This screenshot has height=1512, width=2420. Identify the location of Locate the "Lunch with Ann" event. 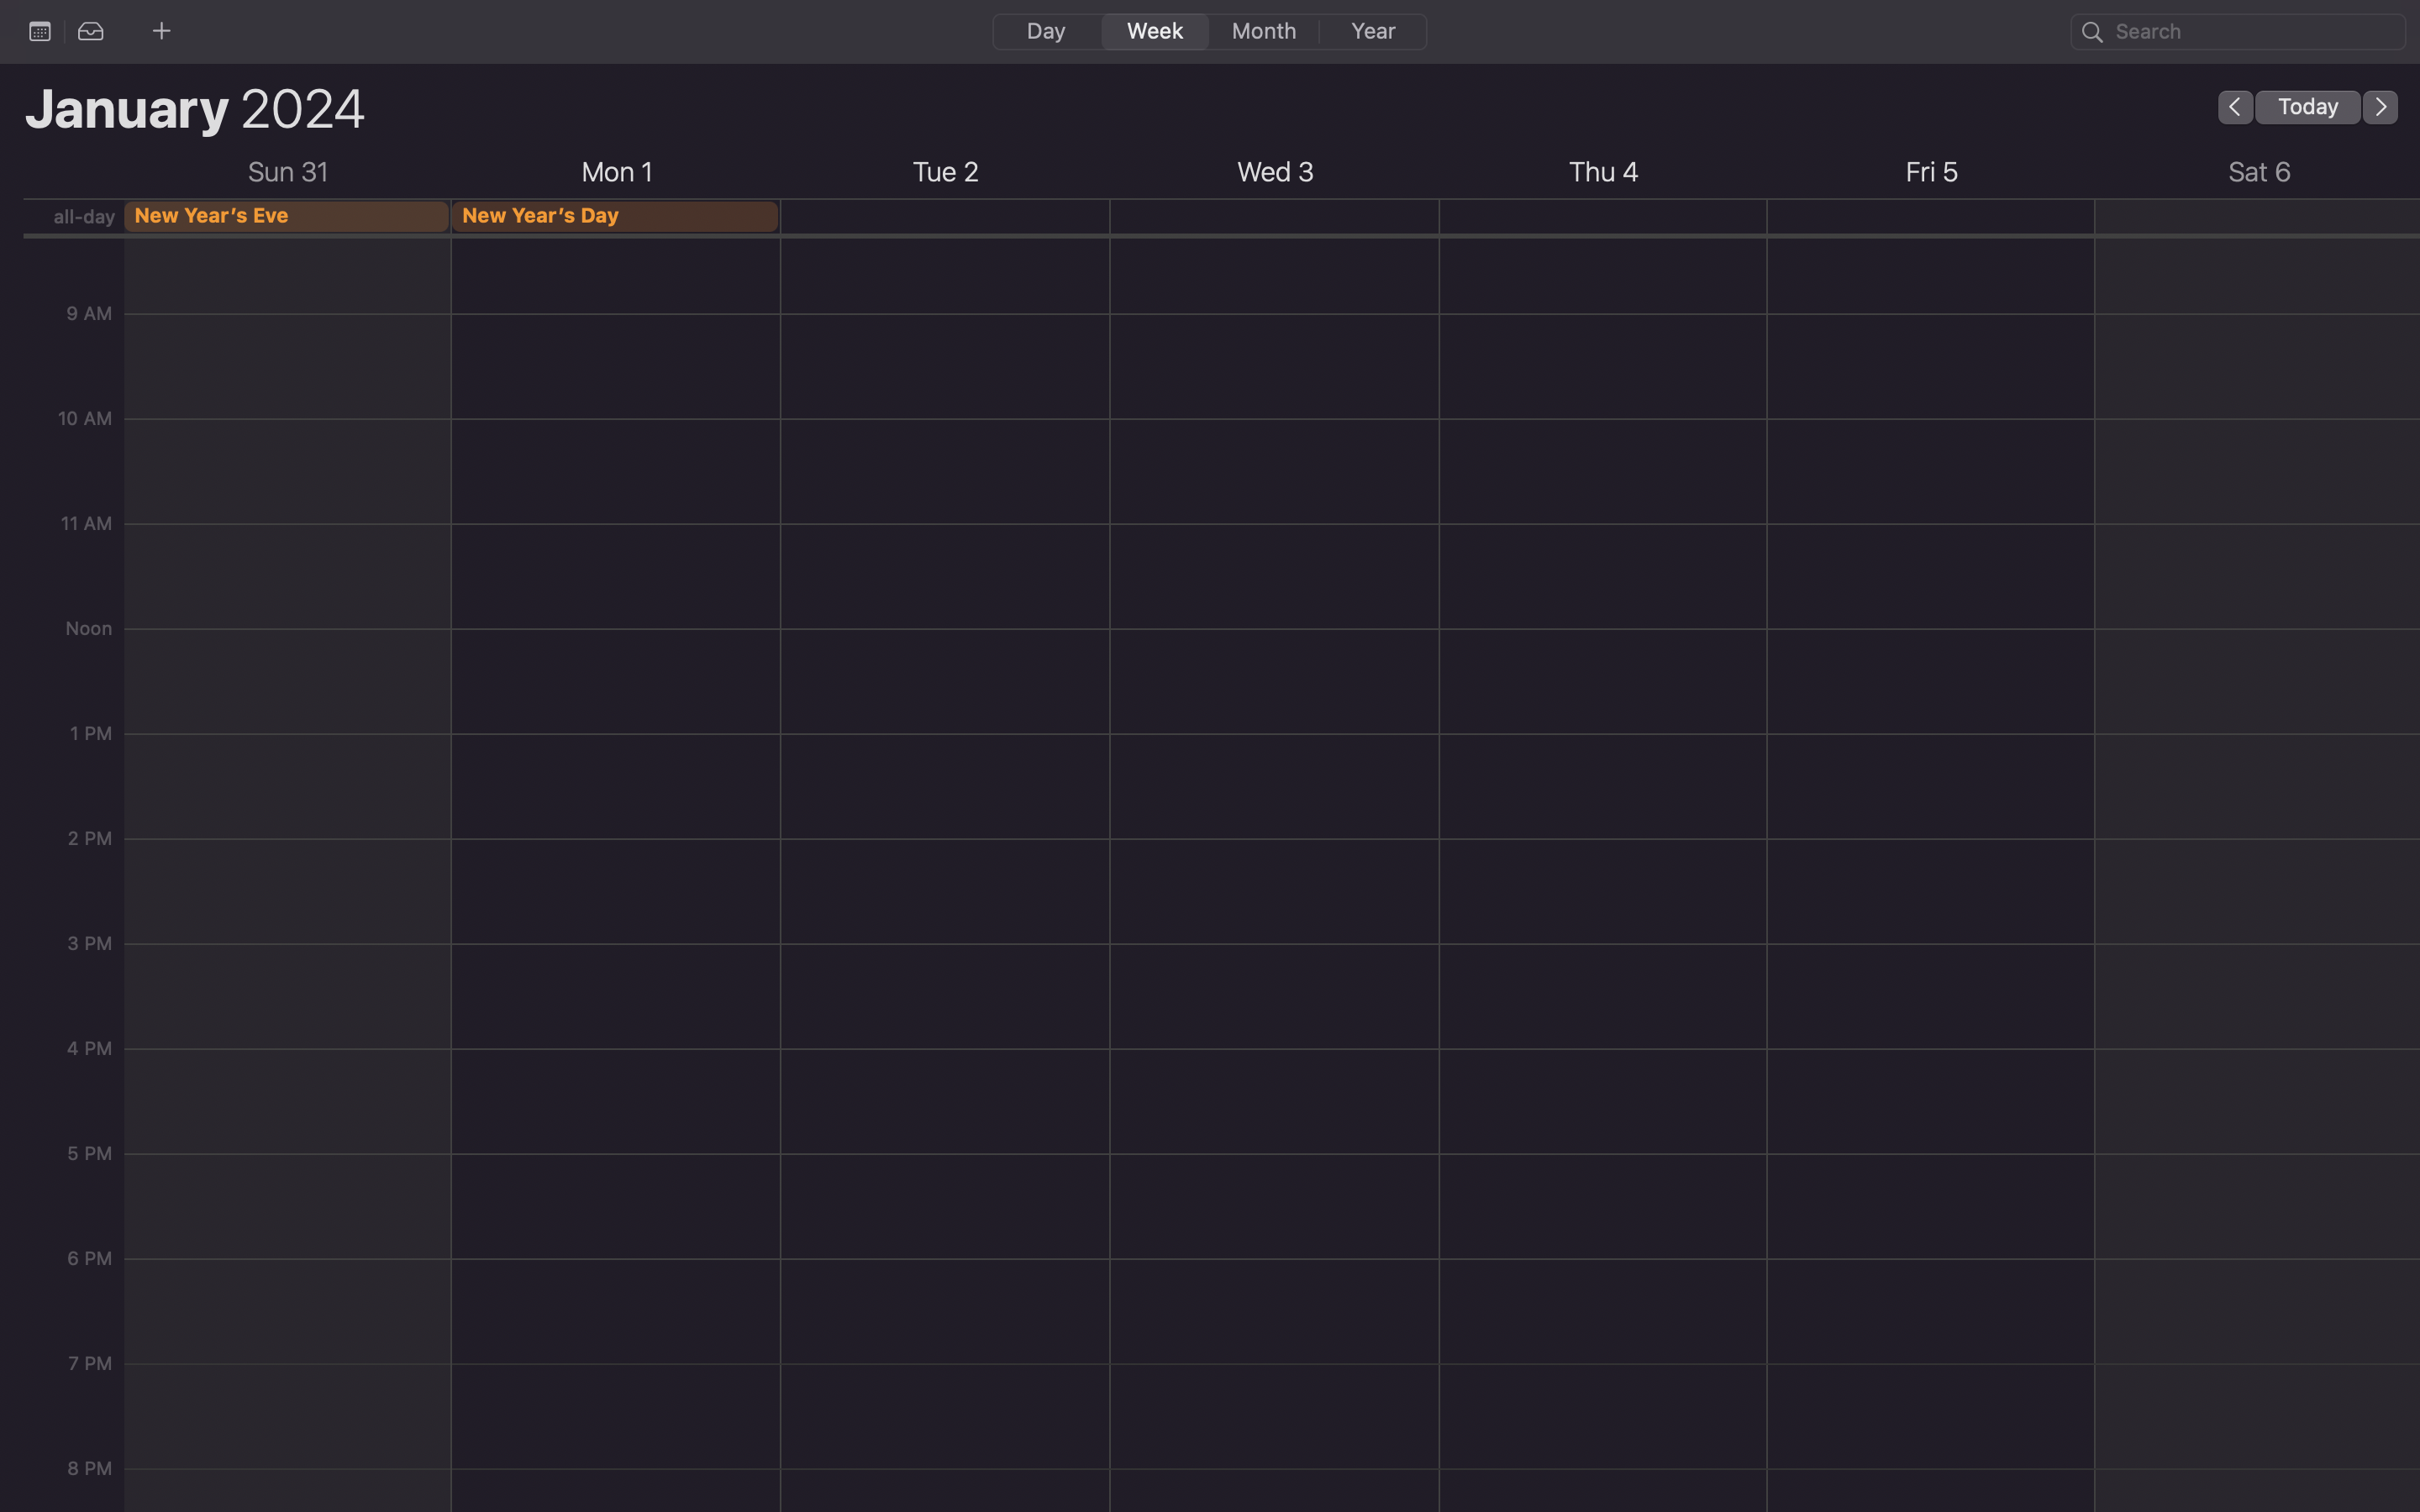
(2238, 30).